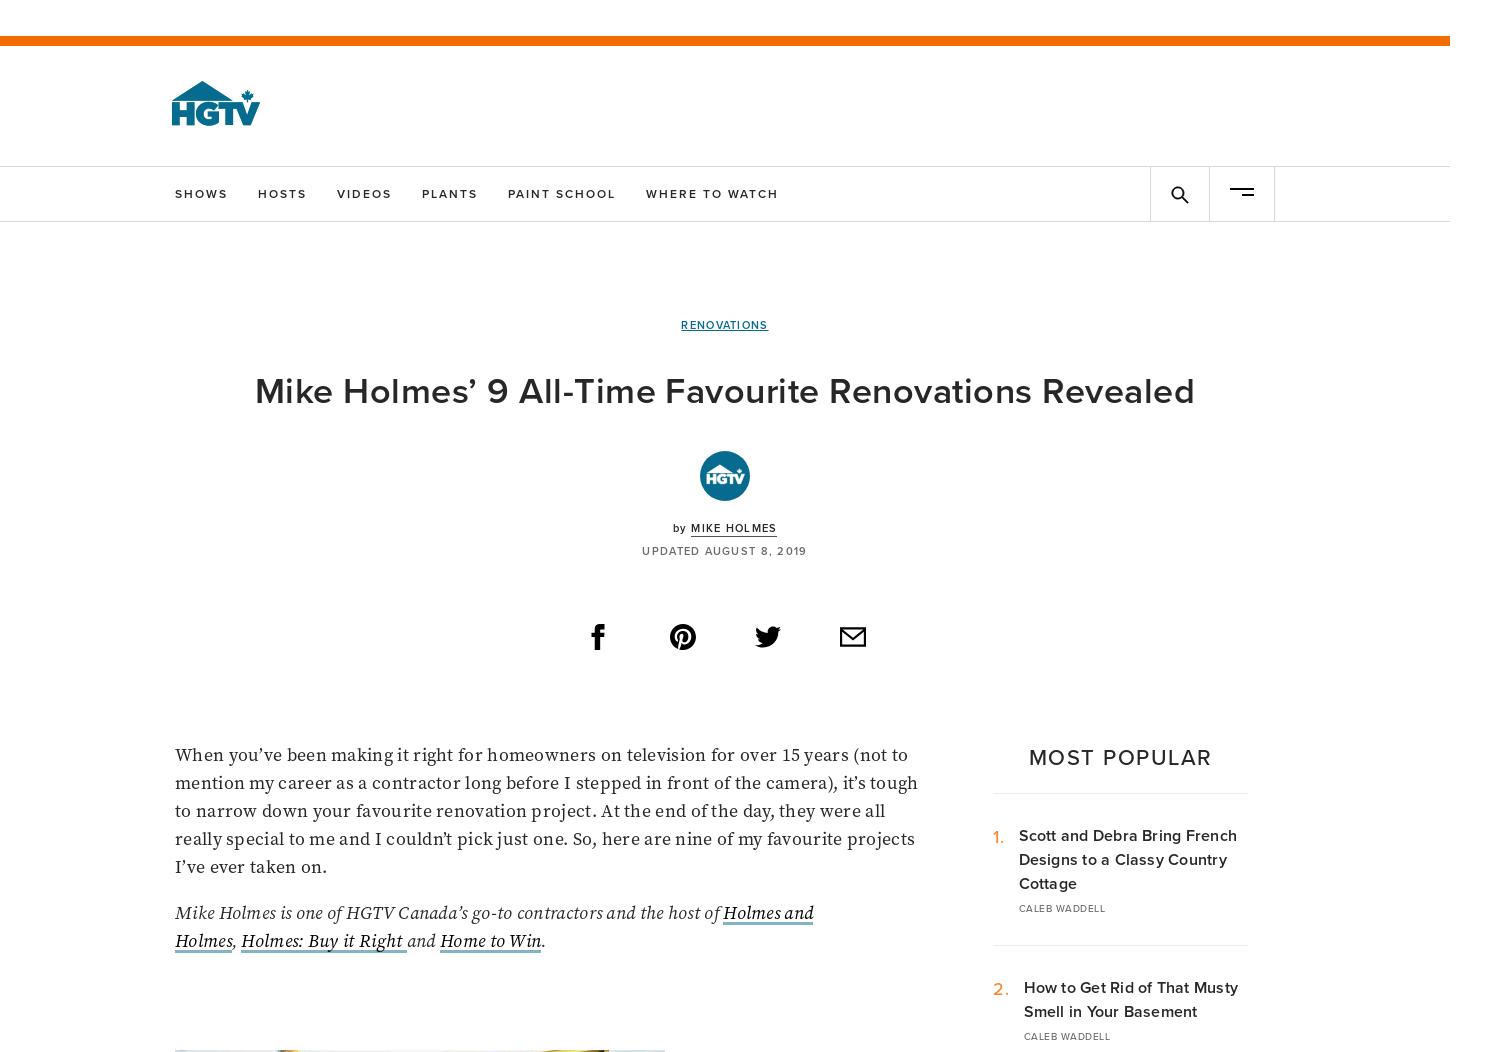 The image size is (1488, 1052). Describe the element at coordinates (215, 850) in the screenshot. I see `'Emma Yardley'` at that location.